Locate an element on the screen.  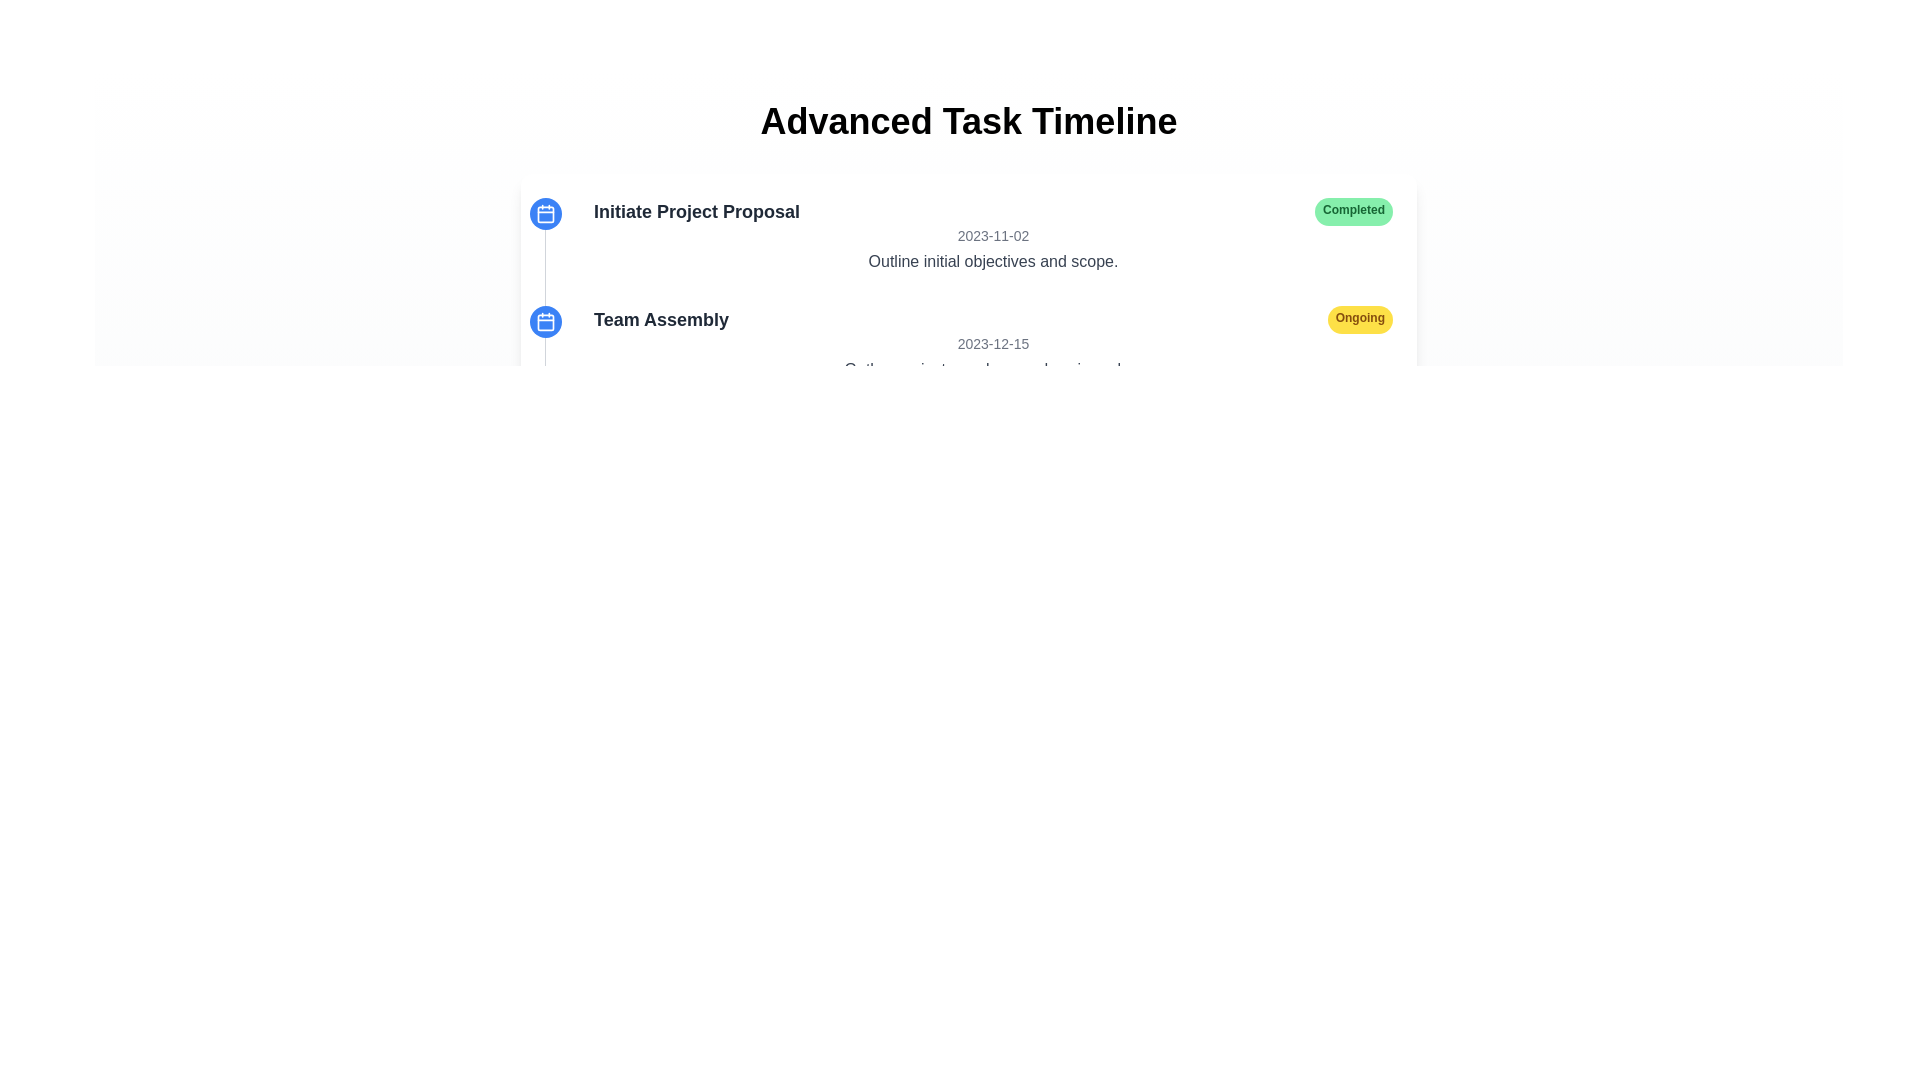
the icon inside the second circular button on the timeline, which is aligned left to the text 'Team Assembly' is located at coordinates (546, 320).